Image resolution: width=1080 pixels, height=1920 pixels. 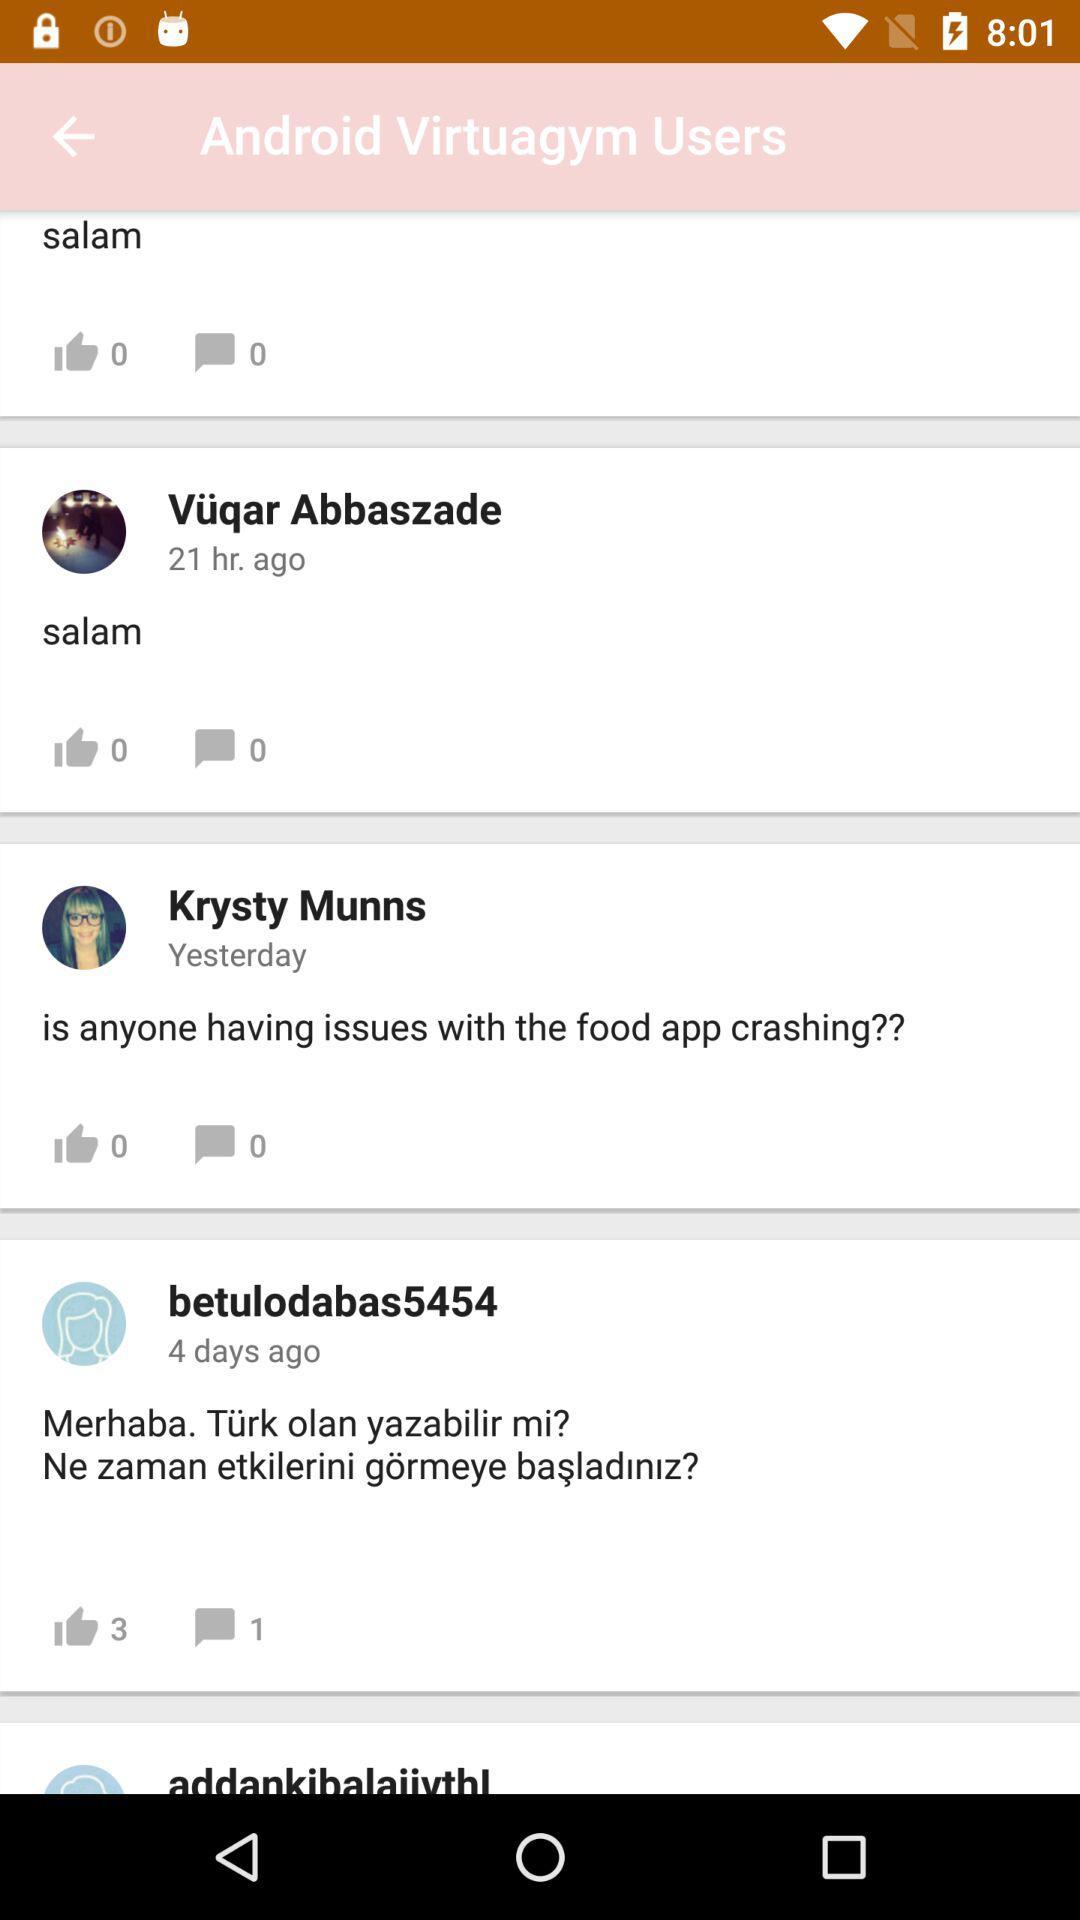 What do you see at coordinates (376, 1465) in the screenshot?
I see `item above 3` at bounding box center [376, 1465].